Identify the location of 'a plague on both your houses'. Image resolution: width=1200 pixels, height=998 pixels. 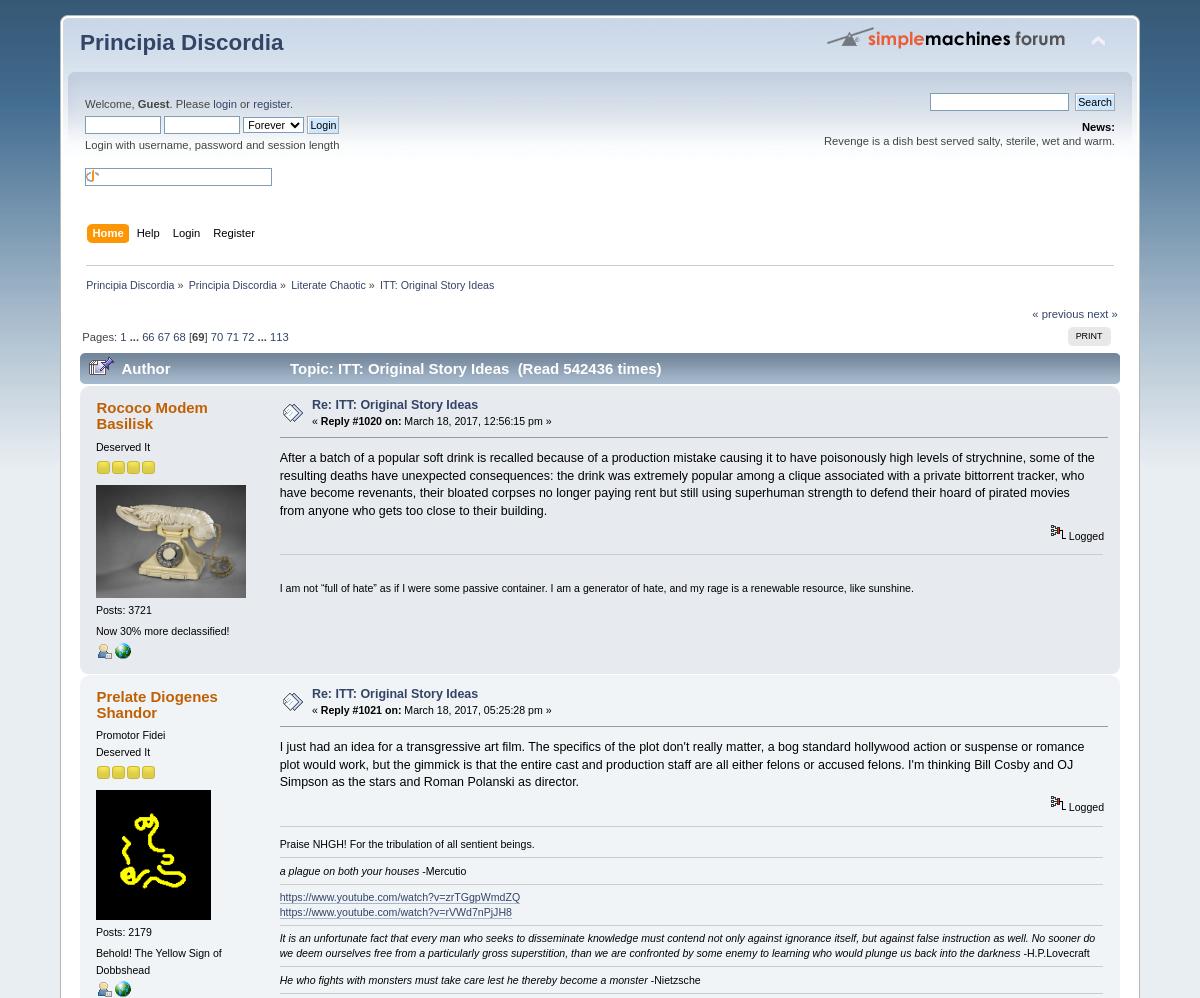
(348, 868).